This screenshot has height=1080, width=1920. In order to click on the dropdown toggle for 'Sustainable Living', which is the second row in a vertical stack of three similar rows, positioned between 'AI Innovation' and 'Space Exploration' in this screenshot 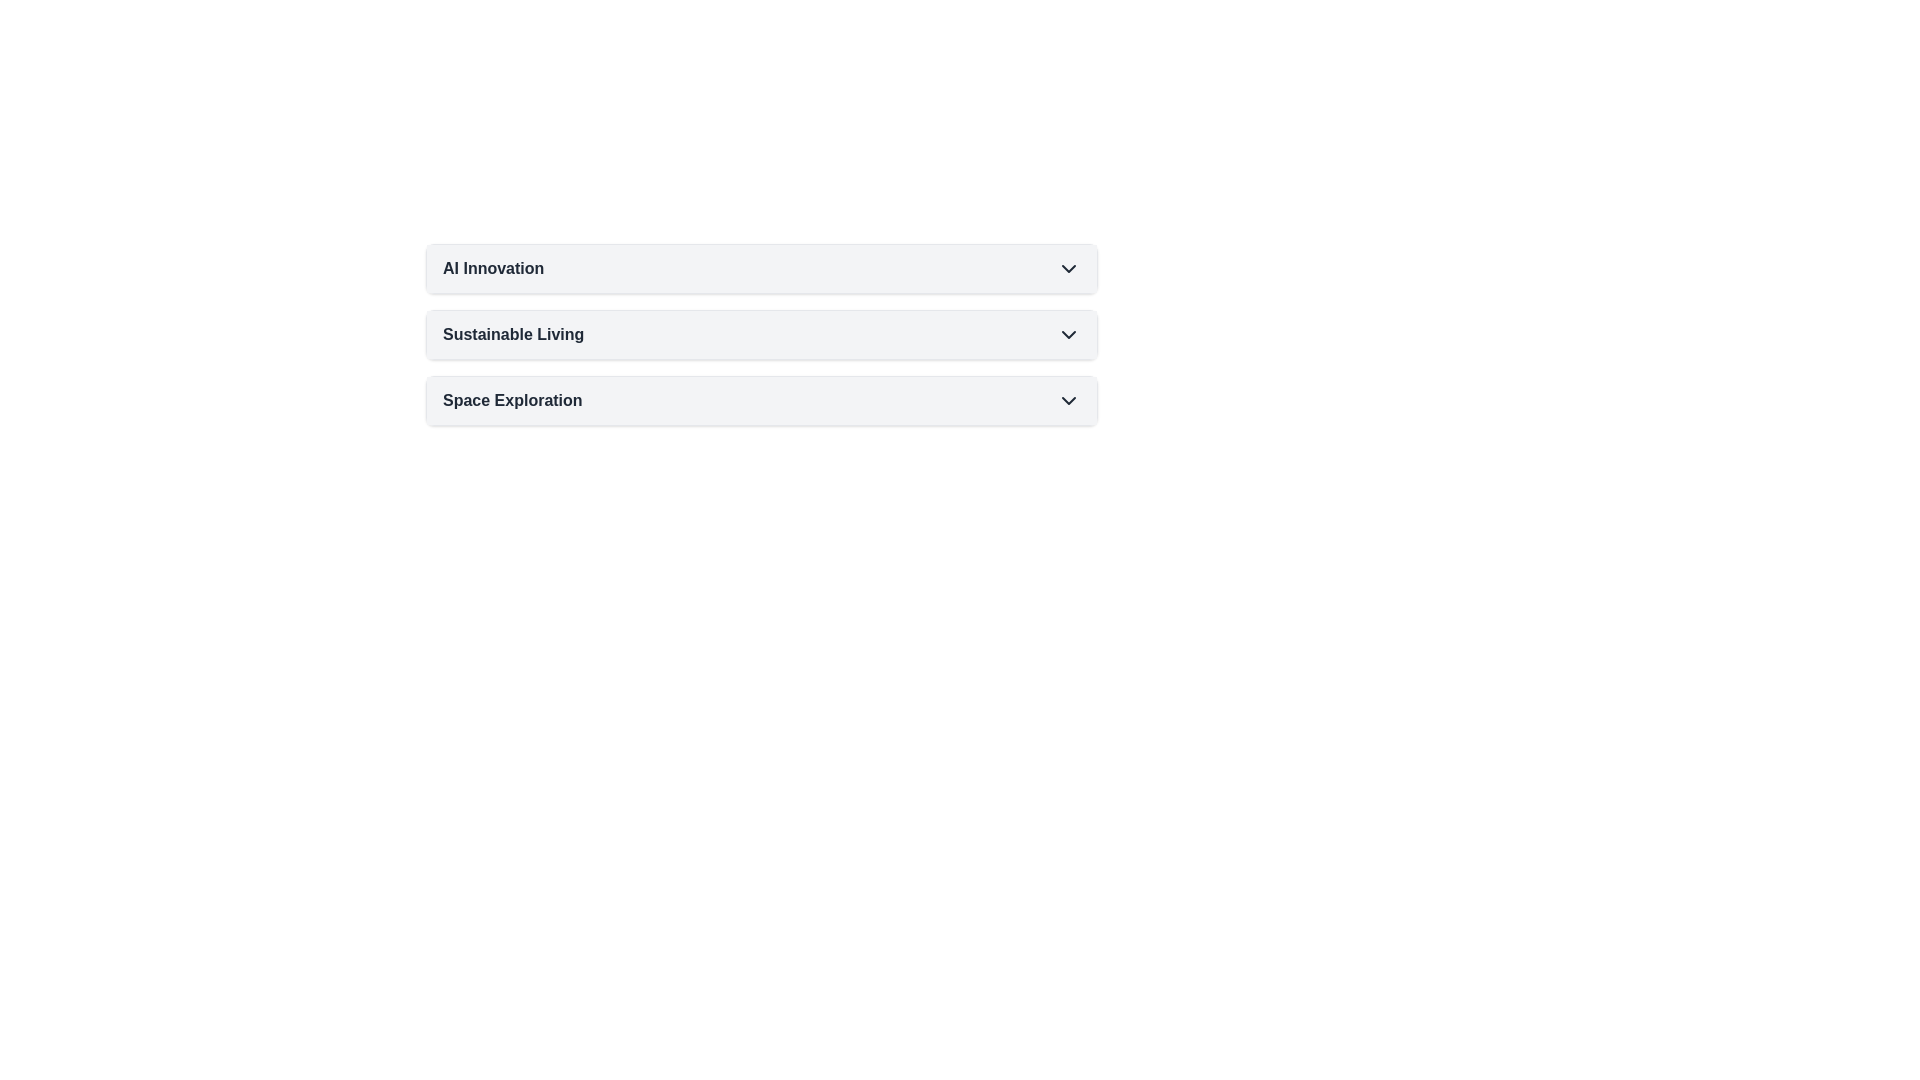, I will do `click(761, 334)`.